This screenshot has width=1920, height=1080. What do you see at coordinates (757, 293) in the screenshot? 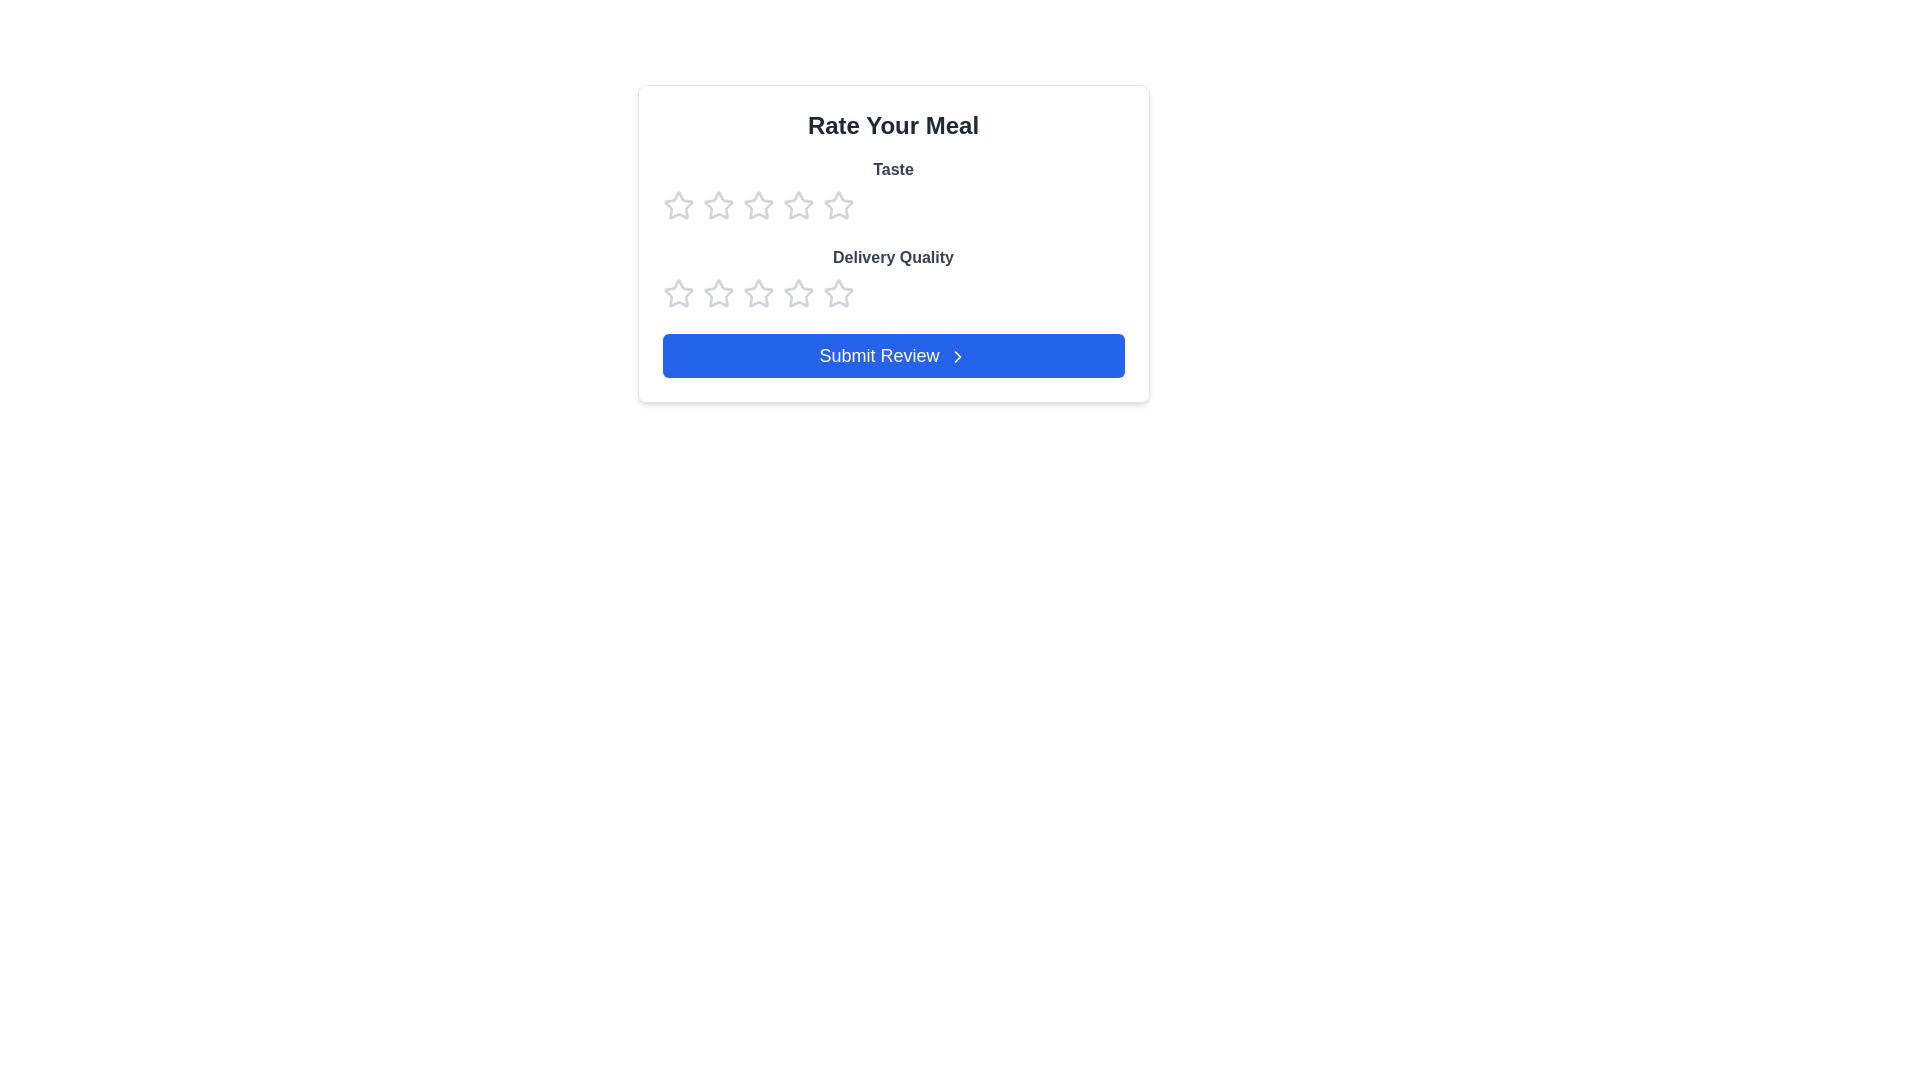
I see `the second star icon from the left in the rating system under the 'Delivery Quality' label` at bounding box center [757, 293].